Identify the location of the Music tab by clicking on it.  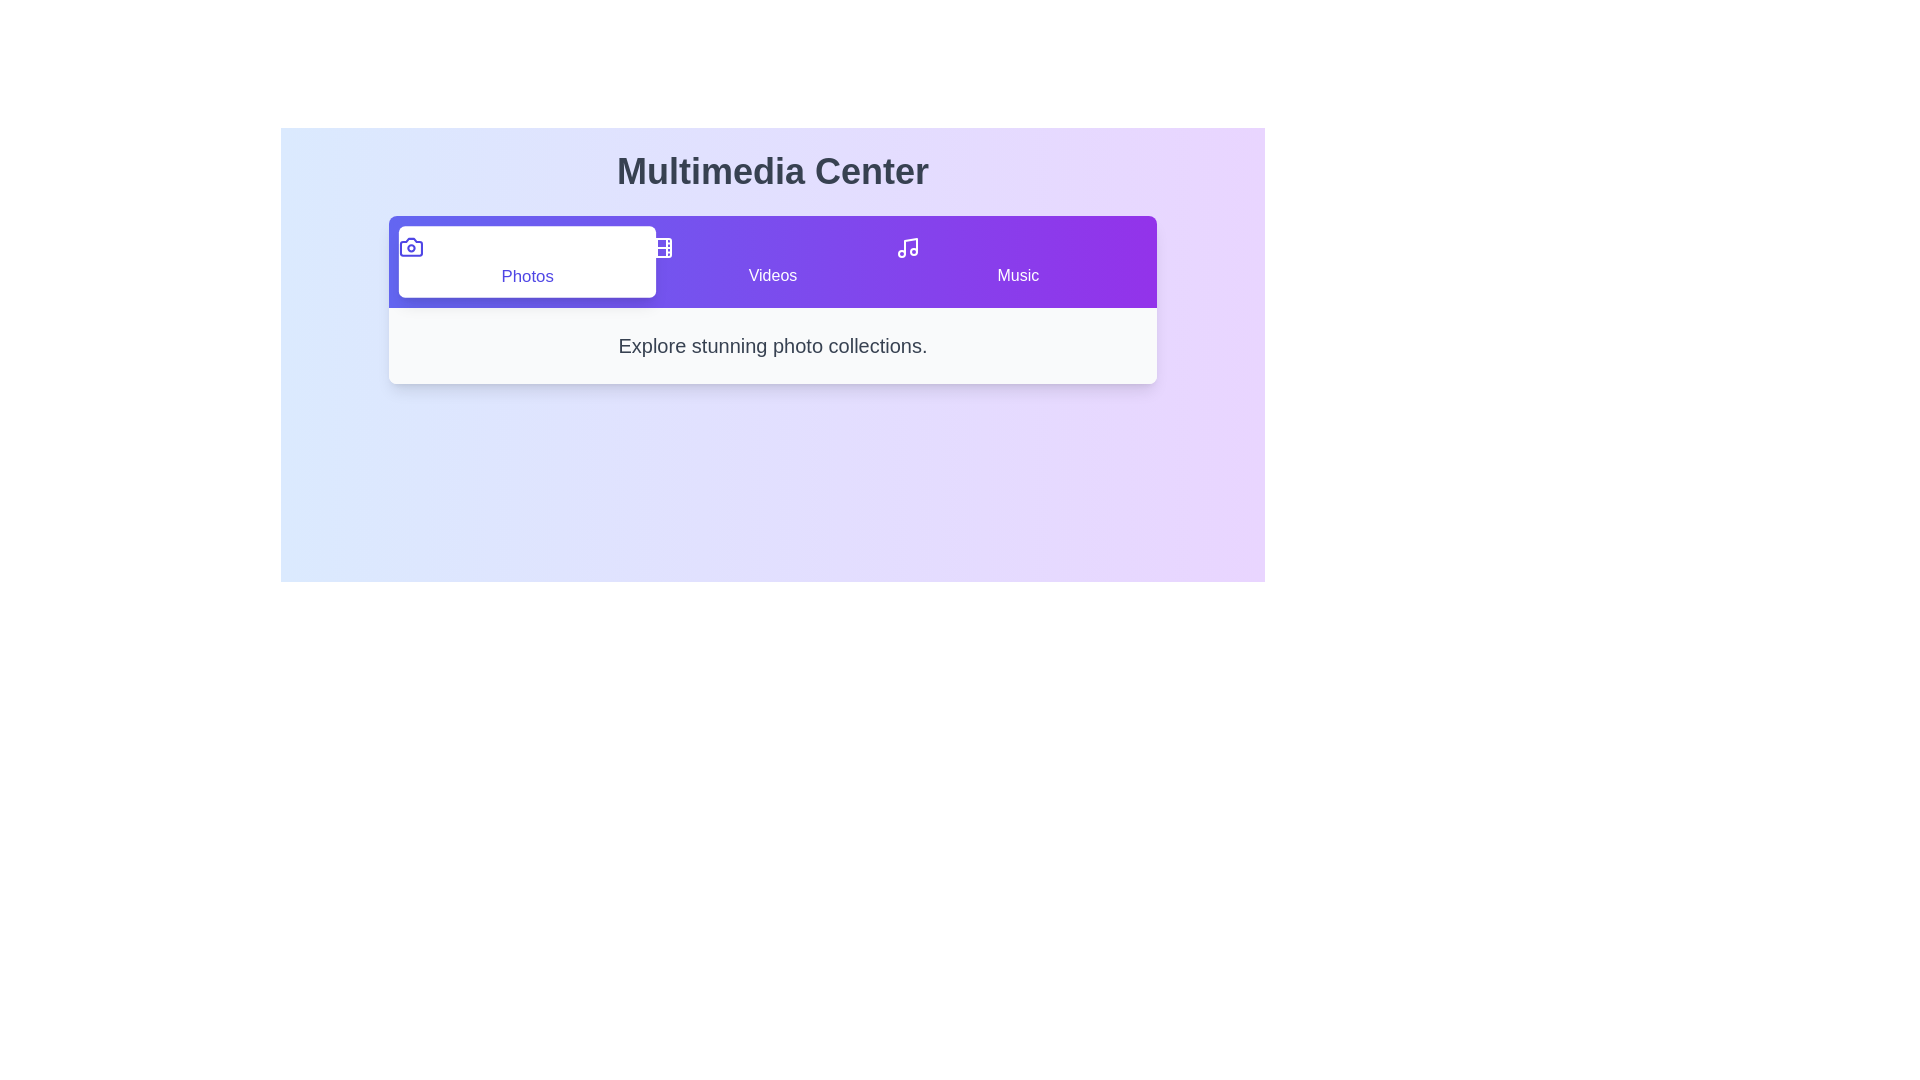
(1017, 261).